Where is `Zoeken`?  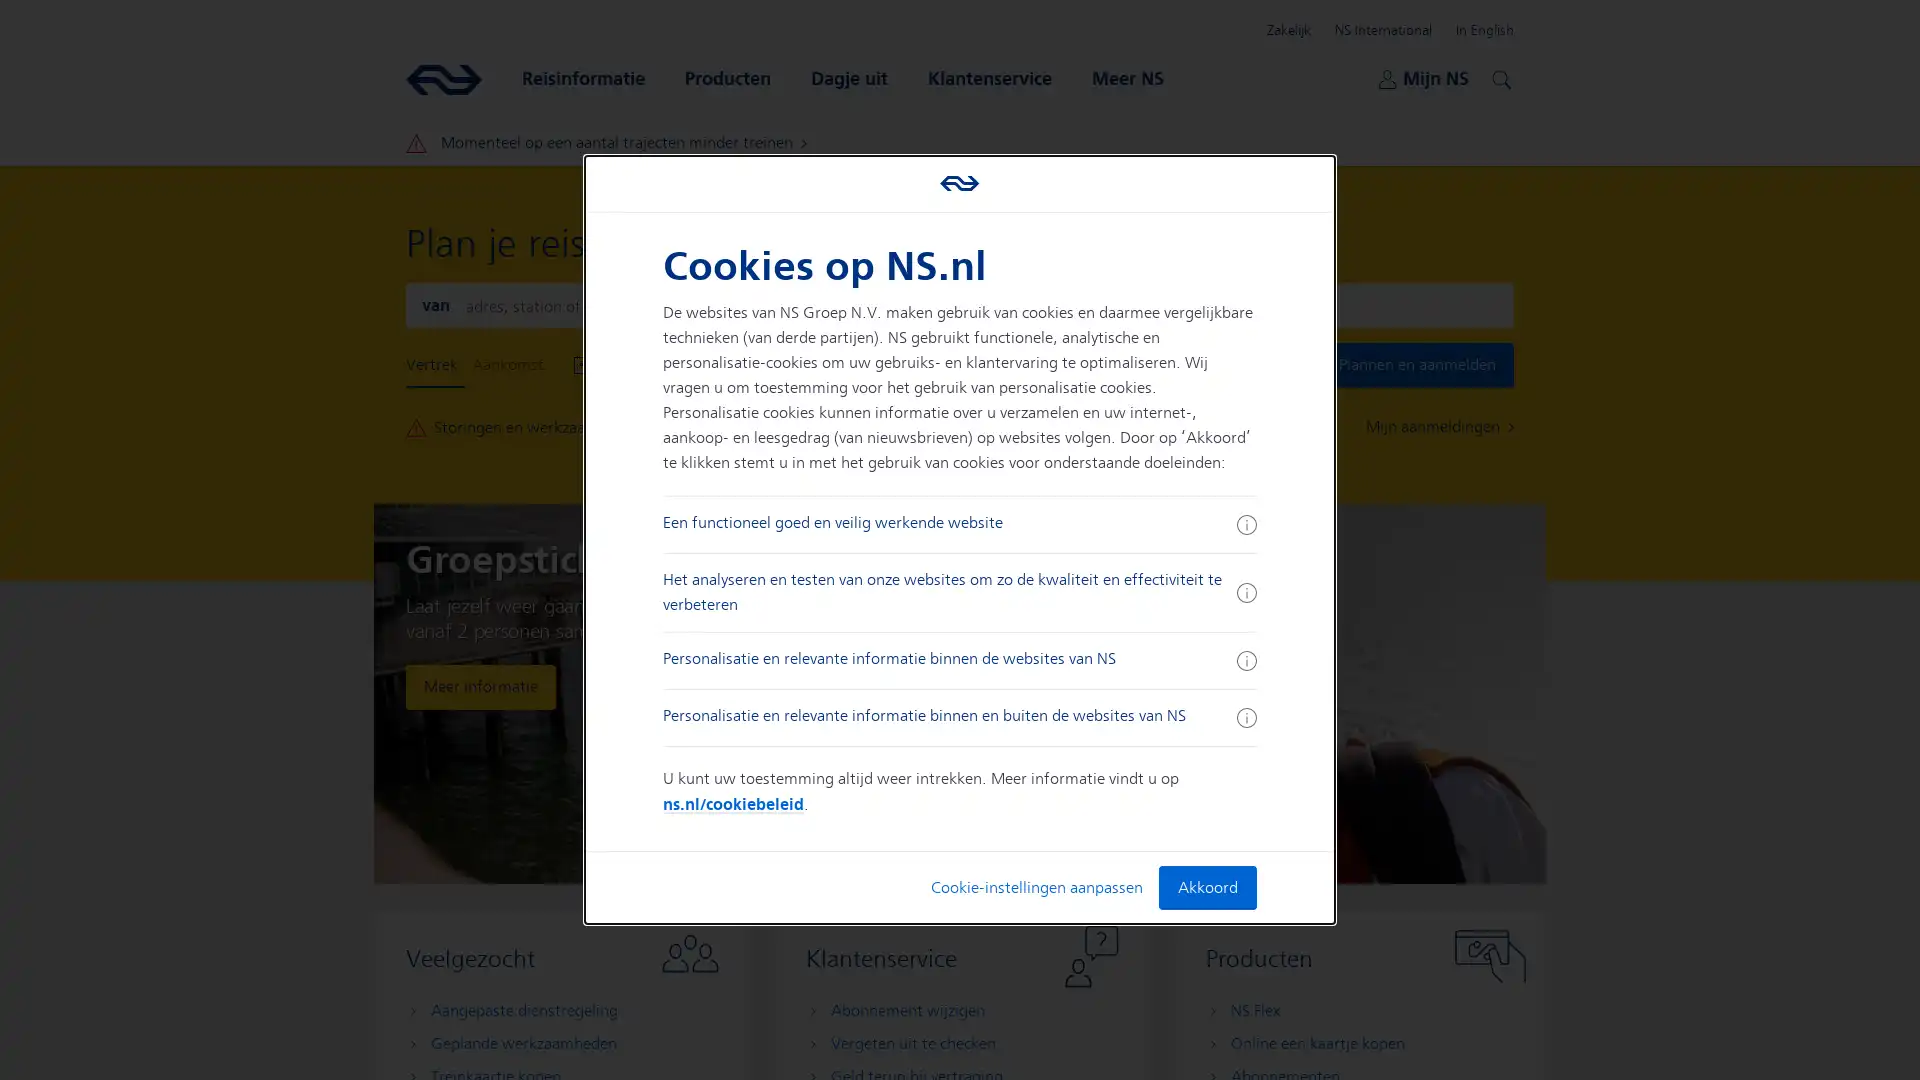 Zoeken is located at coordinates (1498, 76).